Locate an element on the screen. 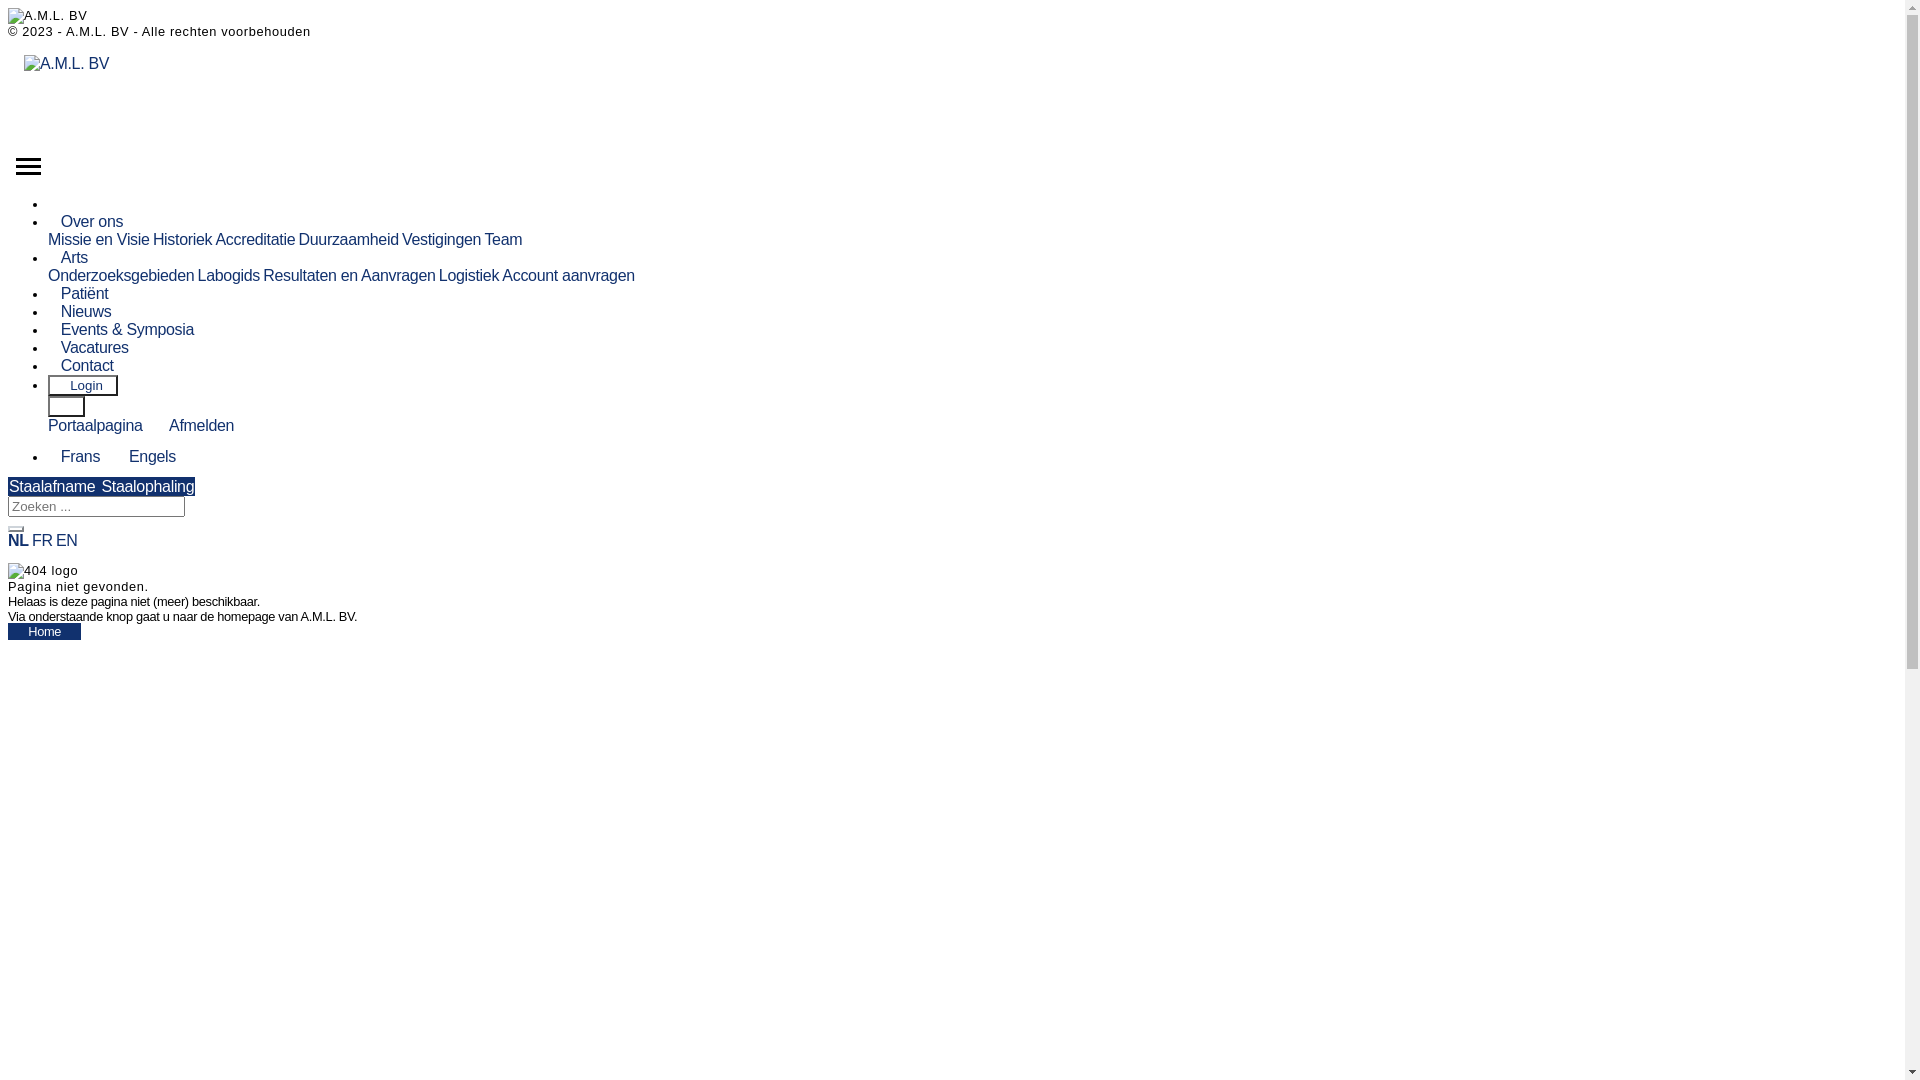 The height and width of the screenshot is (1080, 1920). 'Duurzaamheid' is located at coordinates (296, 238).